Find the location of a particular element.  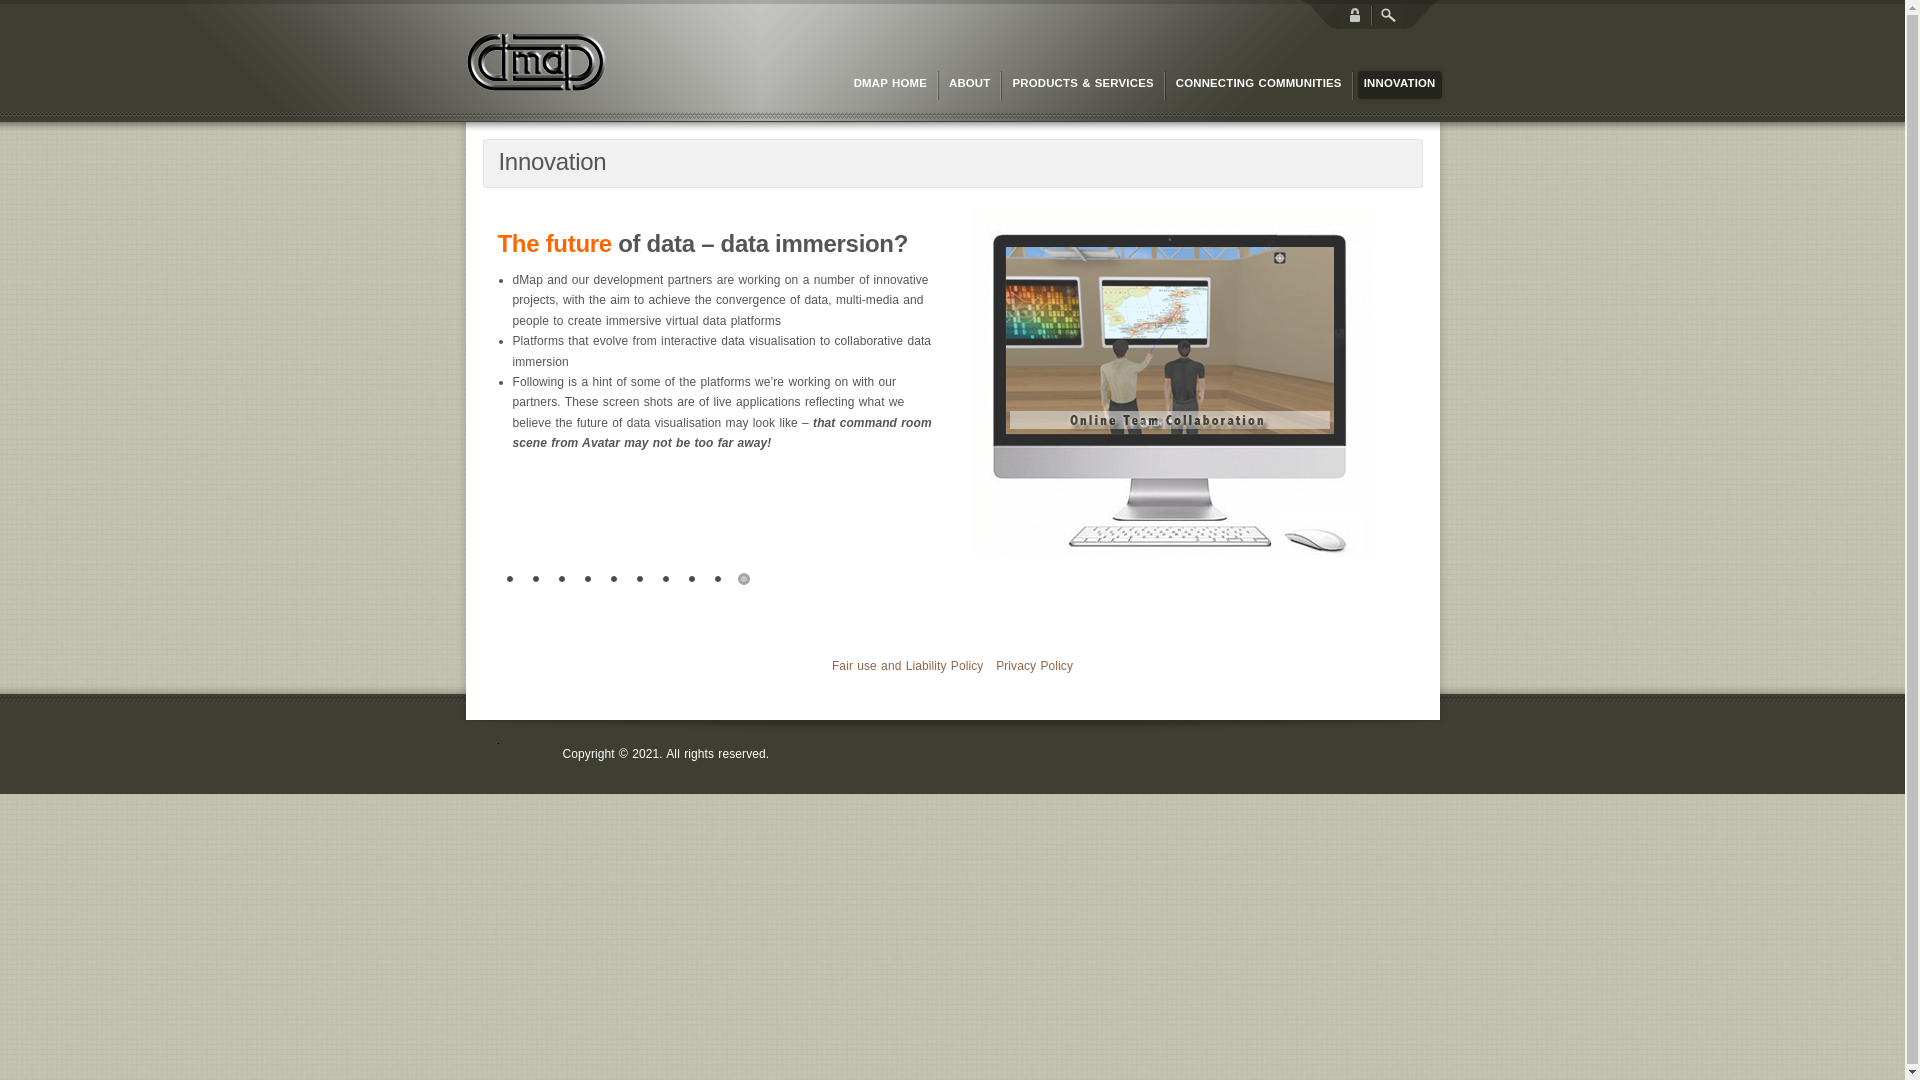

'Open' is located at coordinates (1386, 15).